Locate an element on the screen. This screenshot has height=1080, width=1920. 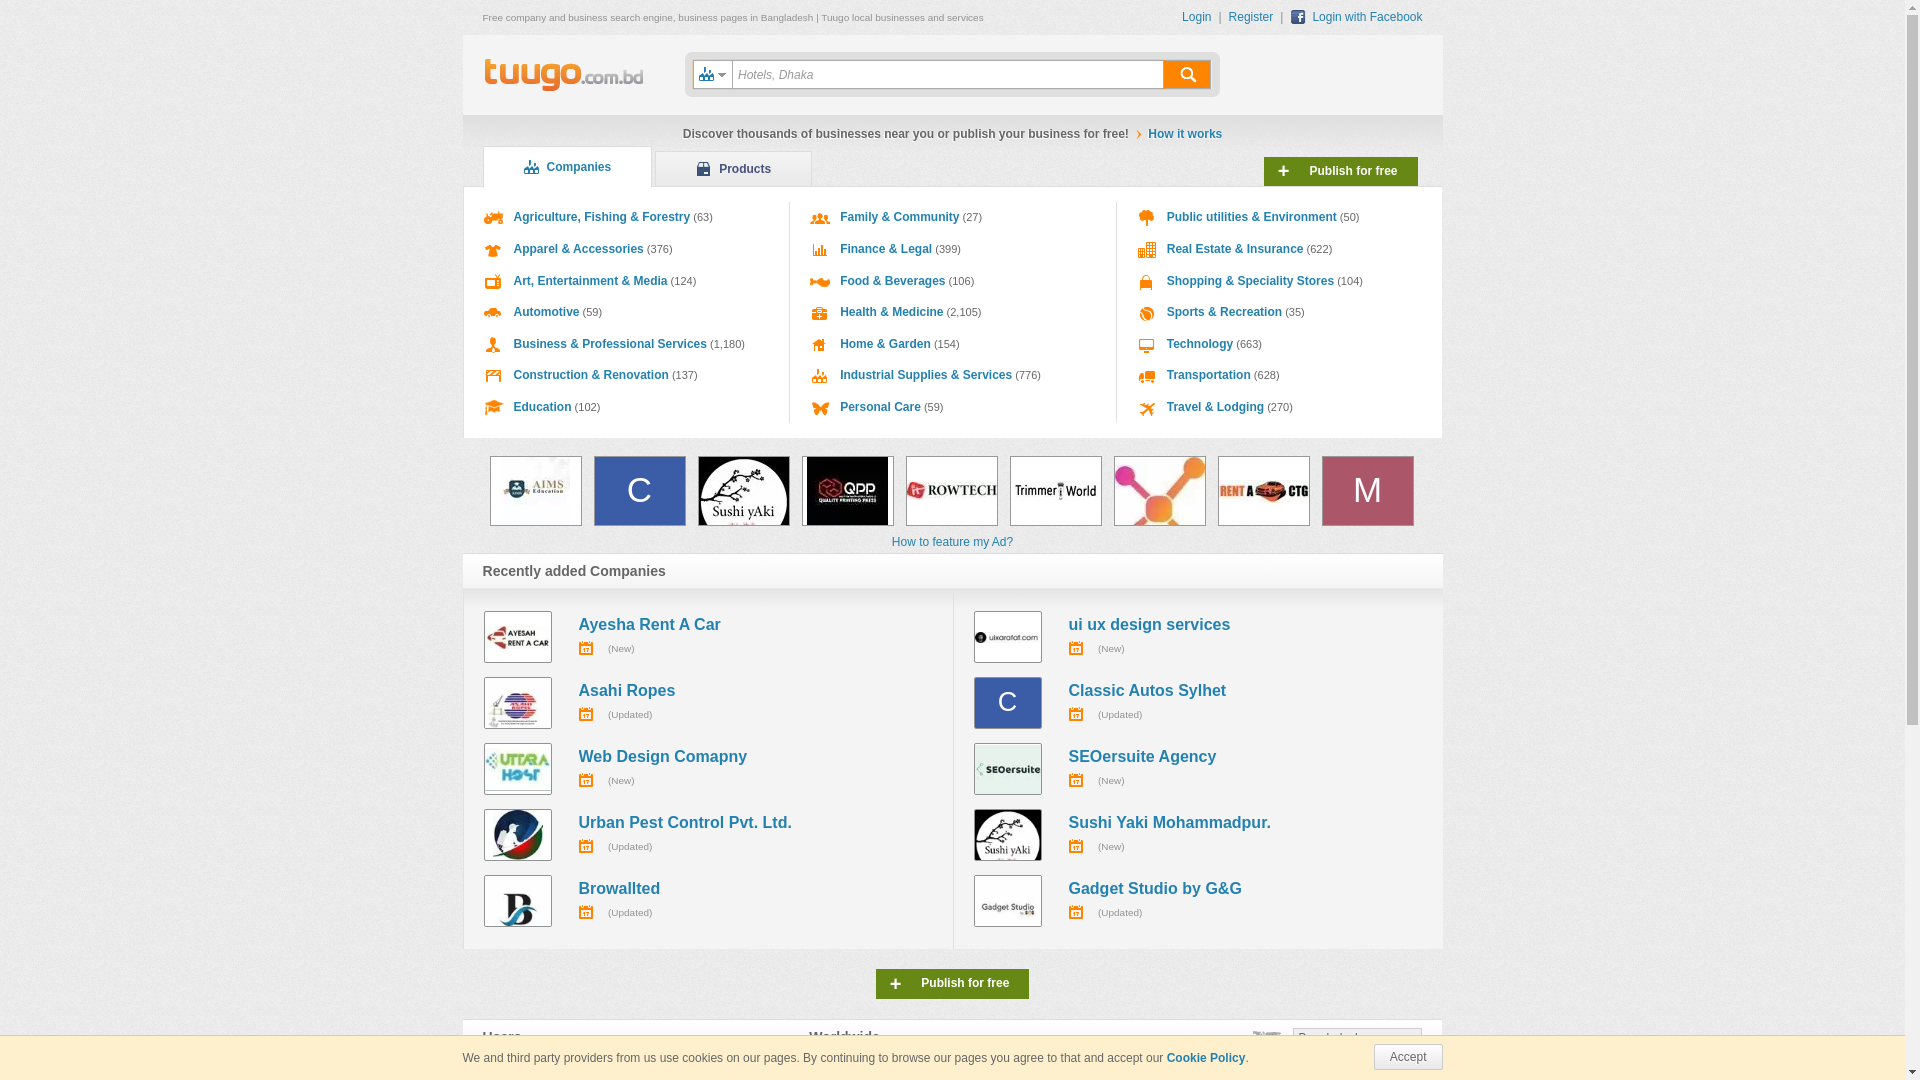
' Family & Community (27)' is located at coordinates (952, 218).